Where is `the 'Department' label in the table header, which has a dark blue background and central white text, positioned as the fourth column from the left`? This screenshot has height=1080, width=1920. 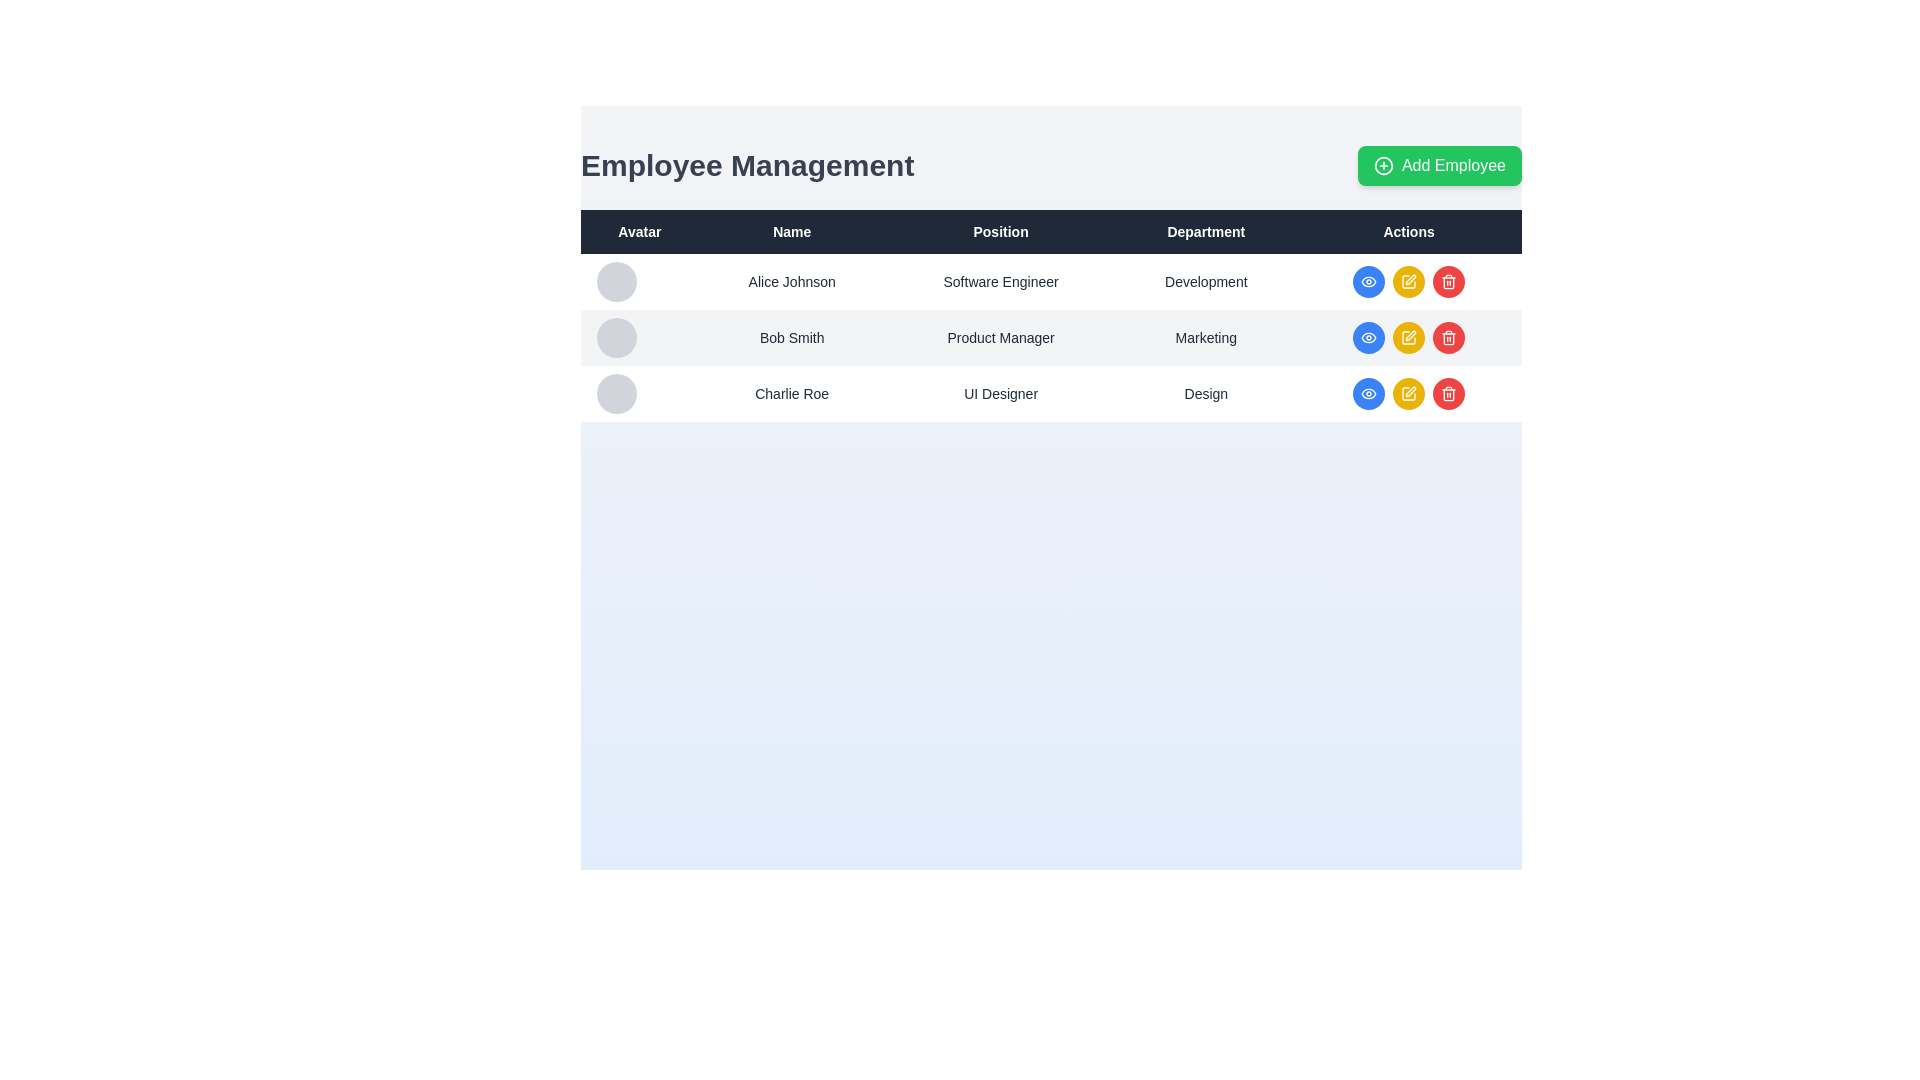 the 'Department' label in the table header, which has a dark blue background and central white text, positioned as the fourth column from the left is located at coordinates (1205, 230).